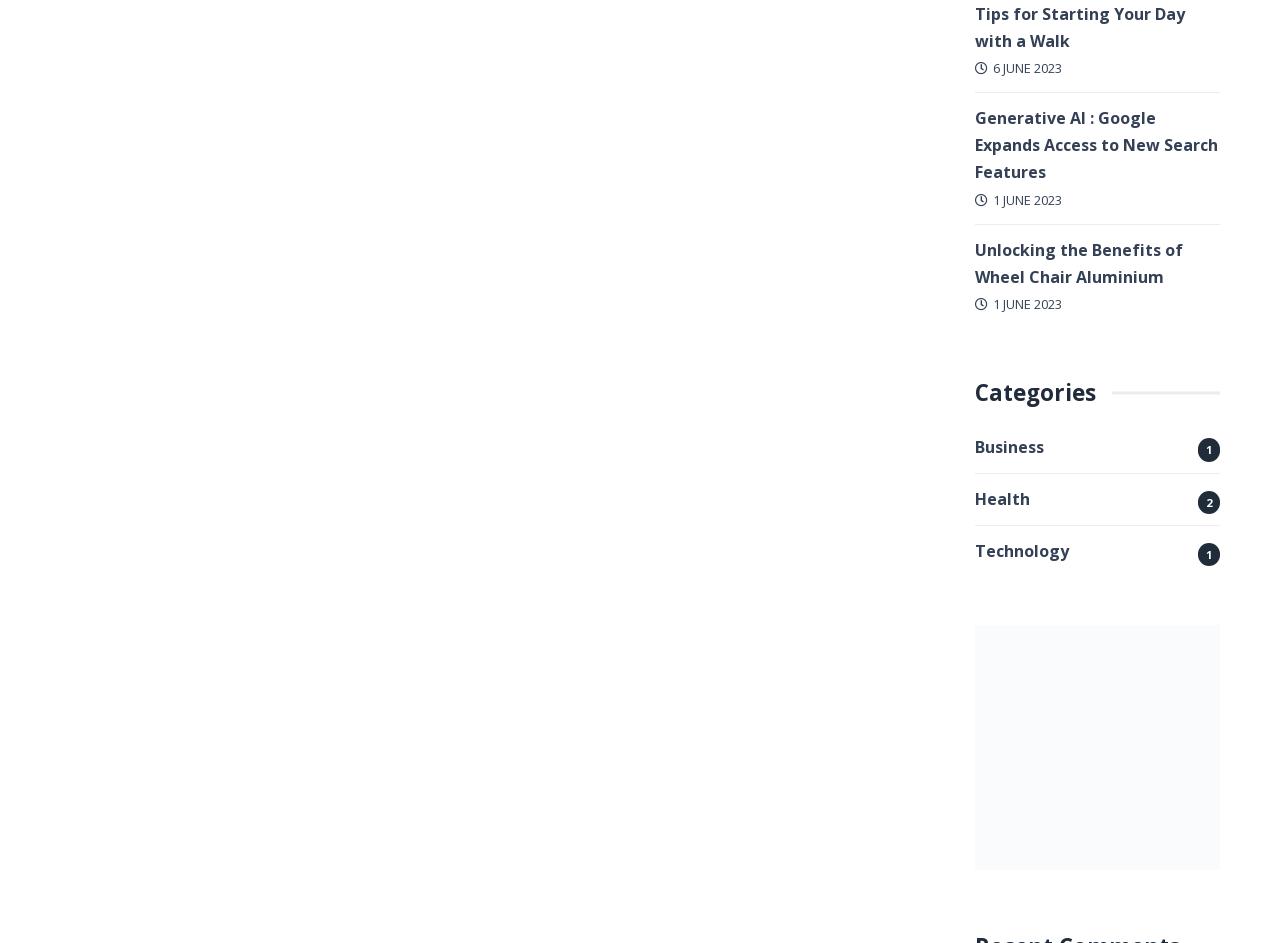 The image size is (1280, 943). What do you see at coordinates (1009, 446) in the screenshot?
I see `'Business'` at bounding box center [1009, 446].